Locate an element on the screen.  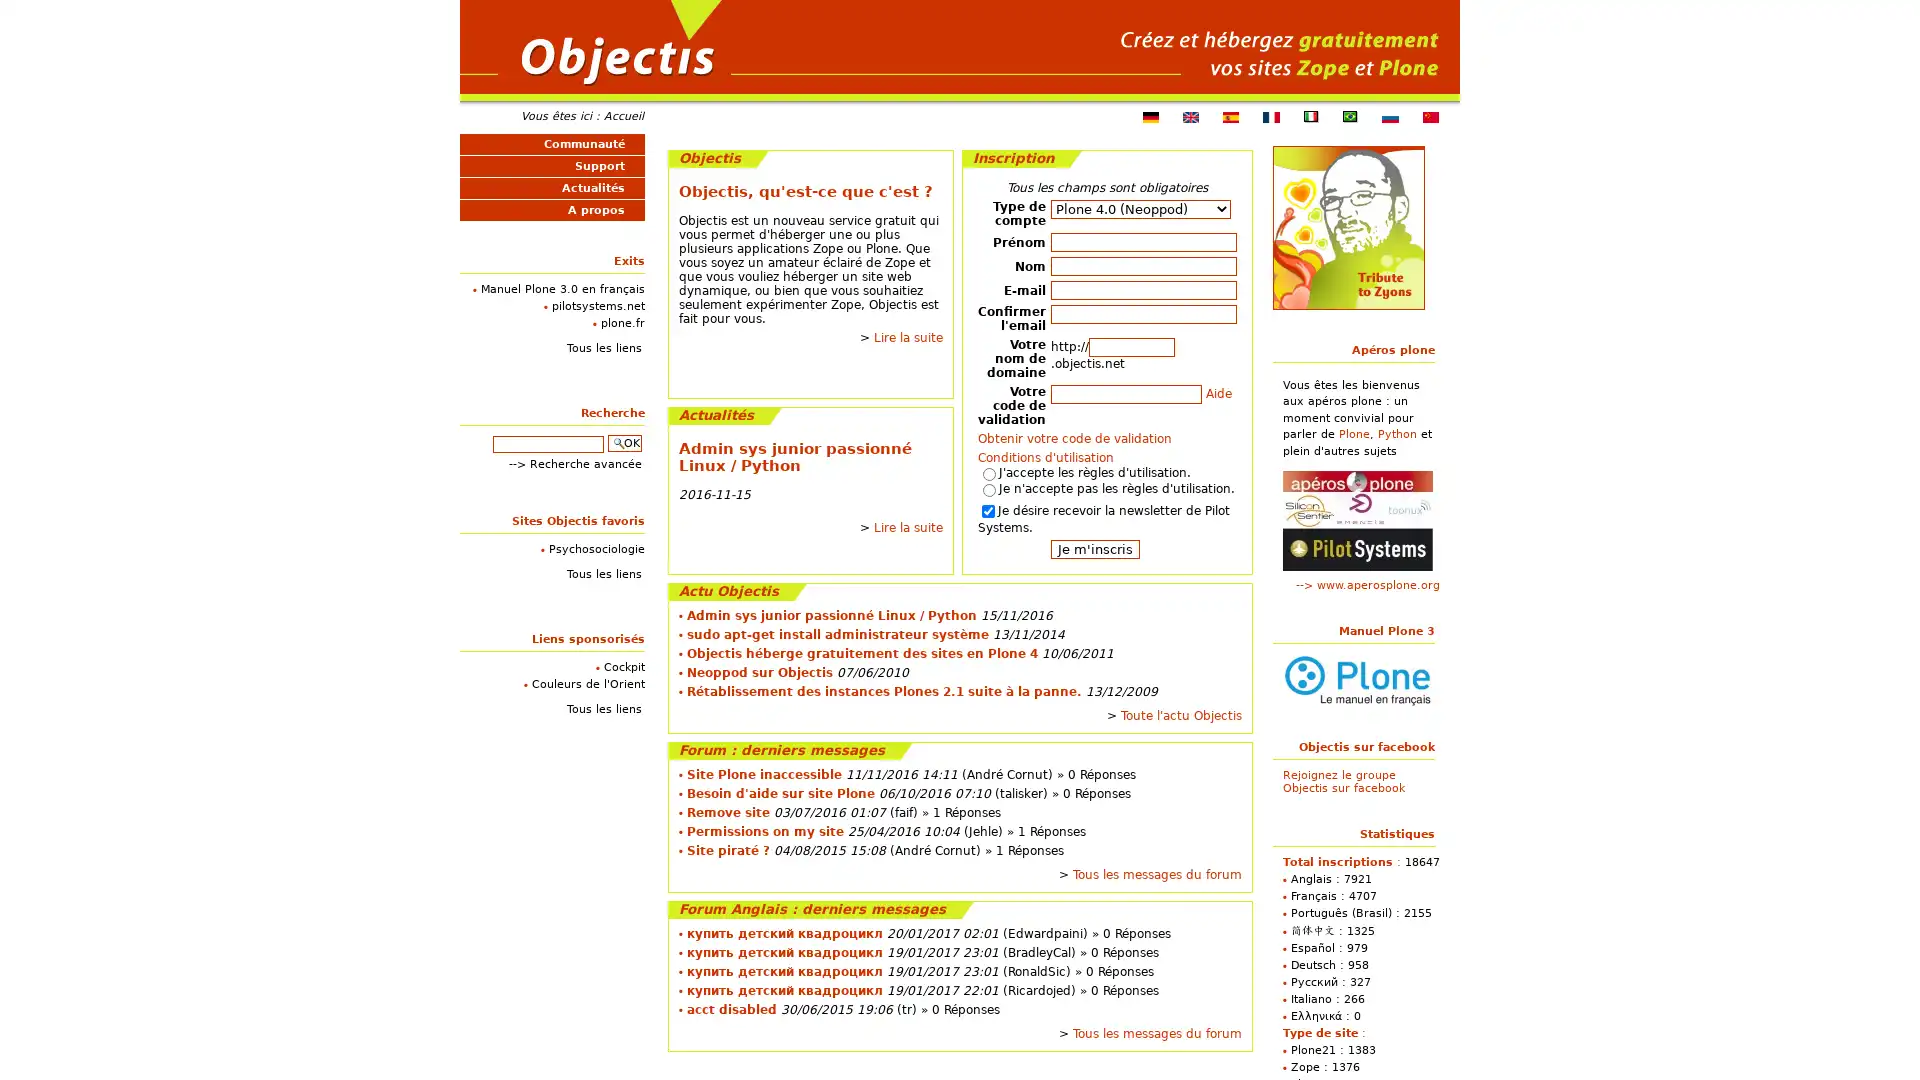
Je m'inscris is located at coordinates (1093, 549).